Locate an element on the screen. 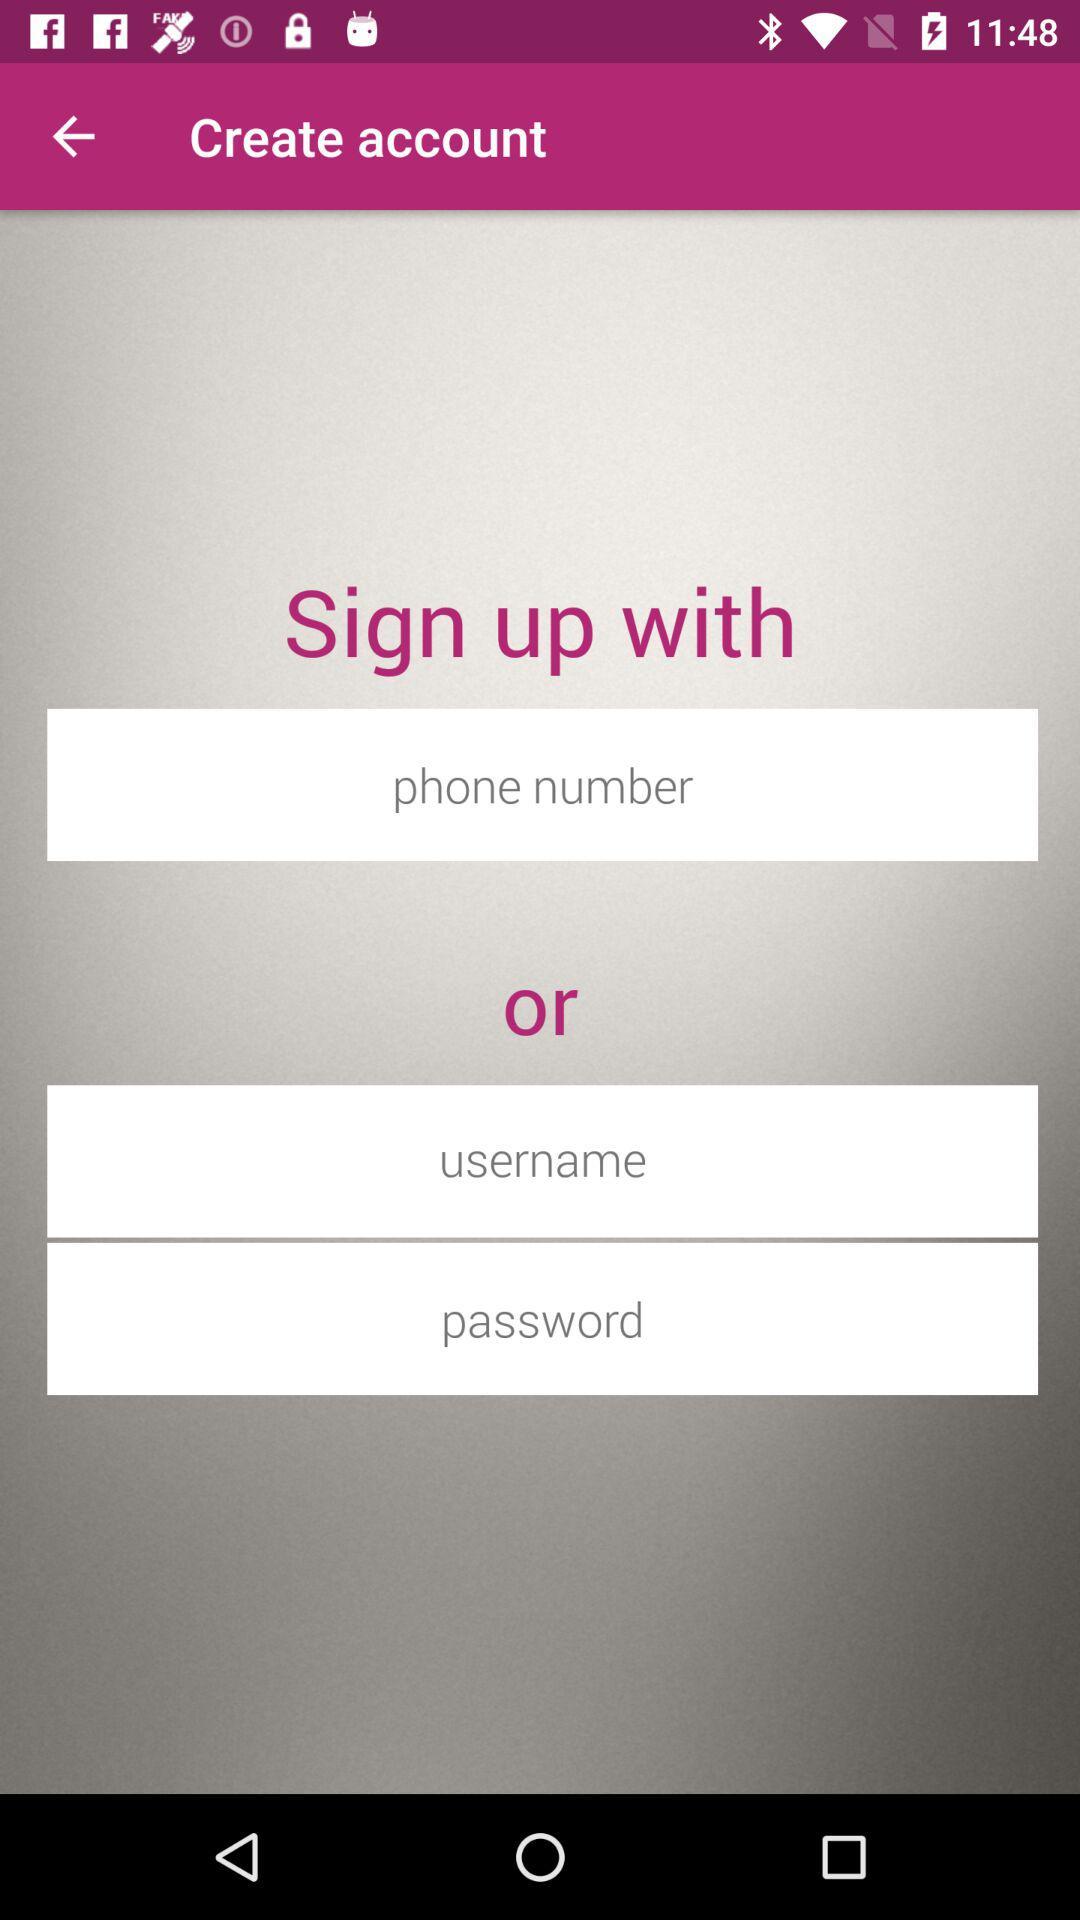 Image resolution: width=1080 pixels, height=1920 pixels. icon next to the create account item is located at coordinates (72, 135).